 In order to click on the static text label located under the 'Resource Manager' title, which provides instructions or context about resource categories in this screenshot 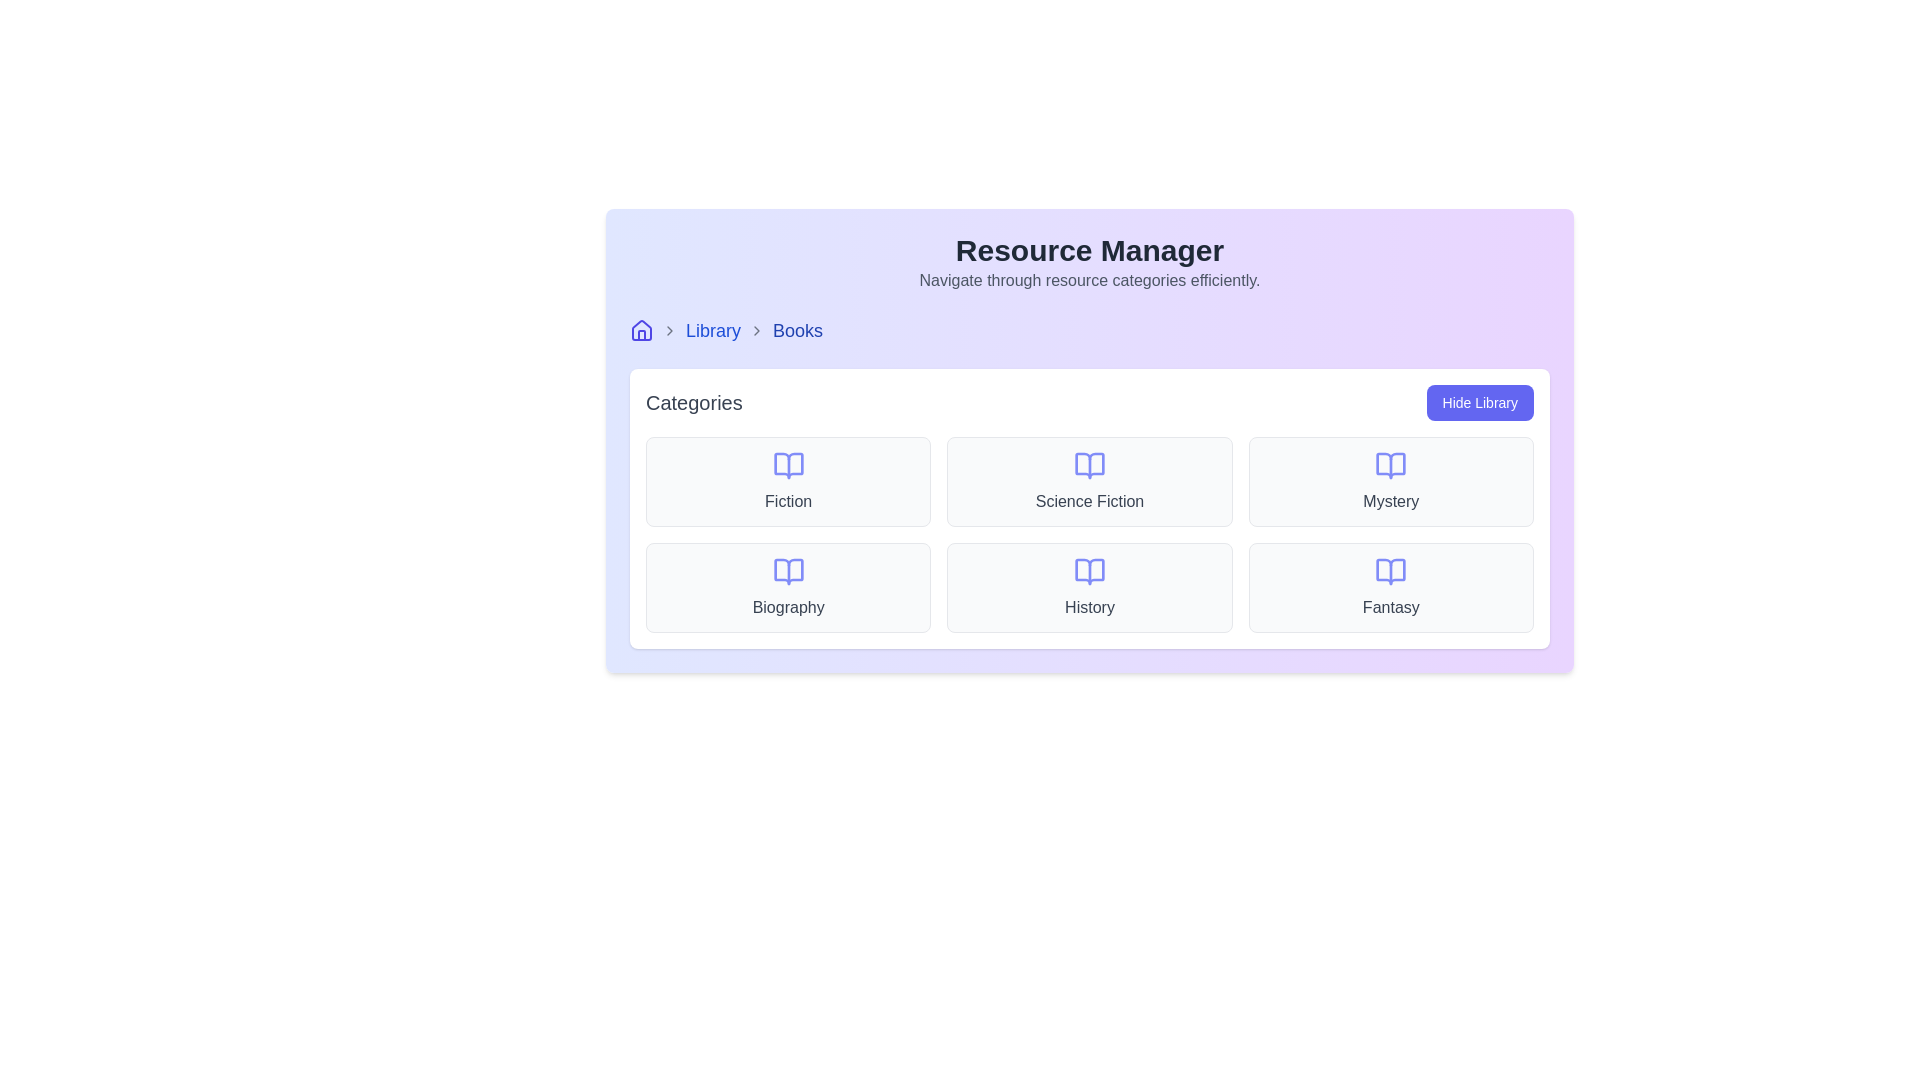, I will do `click(1088, 281)`.